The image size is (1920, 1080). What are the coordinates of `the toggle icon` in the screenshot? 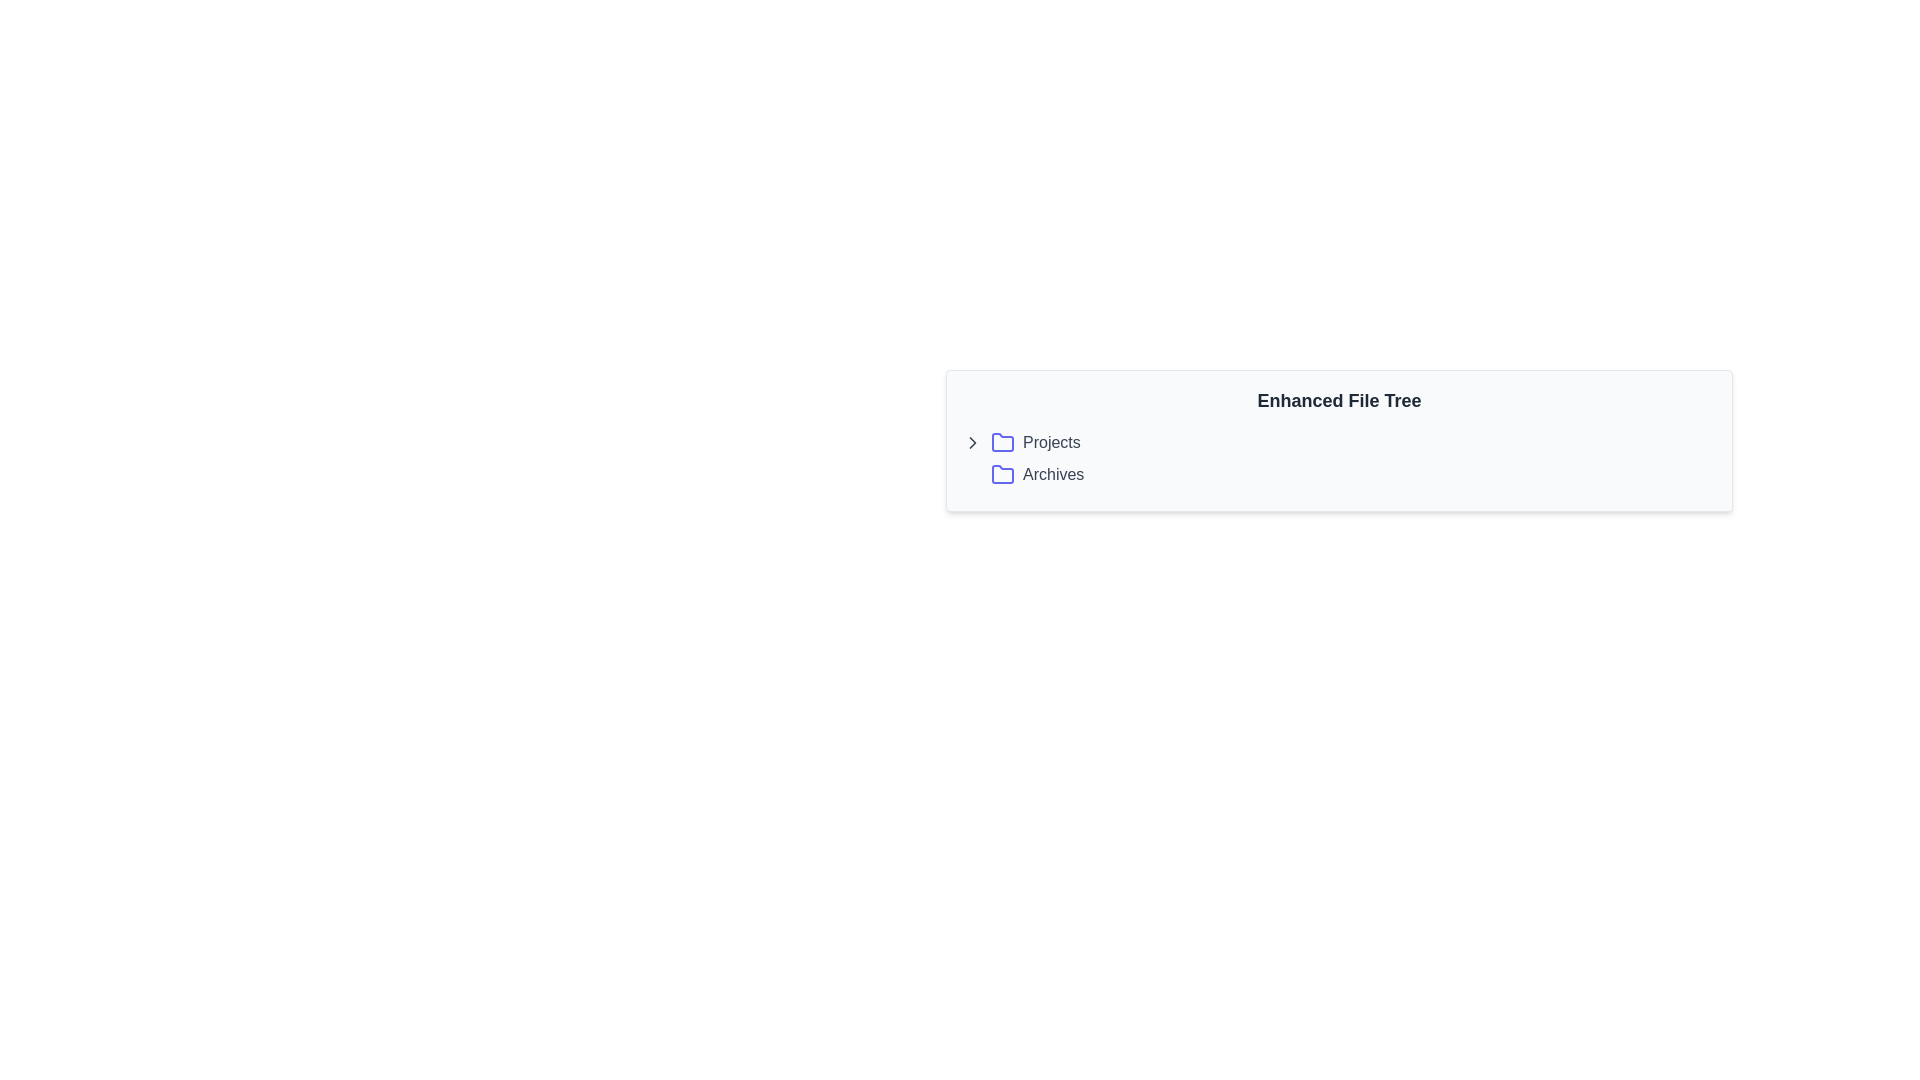 It's located at (973, 442).